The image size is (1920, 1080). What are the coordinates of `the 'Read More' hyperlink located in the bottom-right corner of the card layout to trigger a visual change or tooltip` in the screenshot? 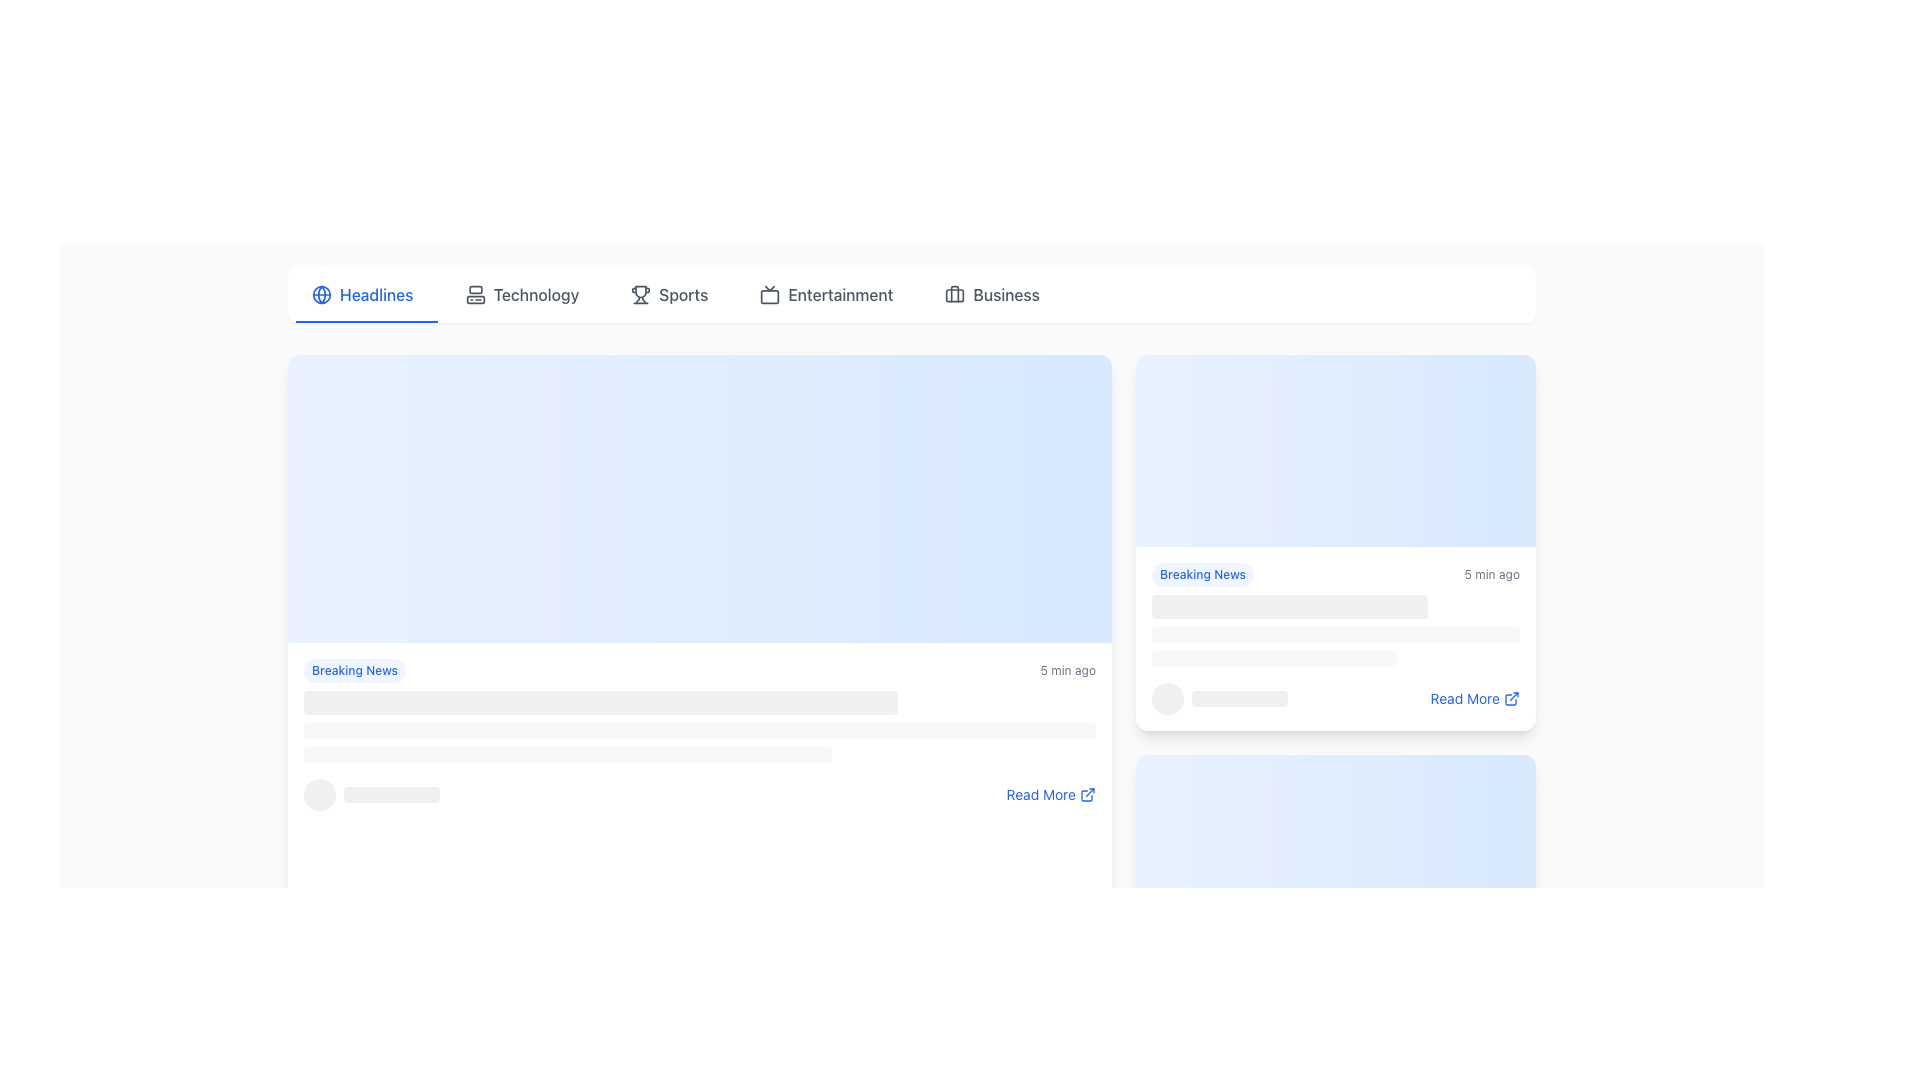 It's located at (1475, 697).